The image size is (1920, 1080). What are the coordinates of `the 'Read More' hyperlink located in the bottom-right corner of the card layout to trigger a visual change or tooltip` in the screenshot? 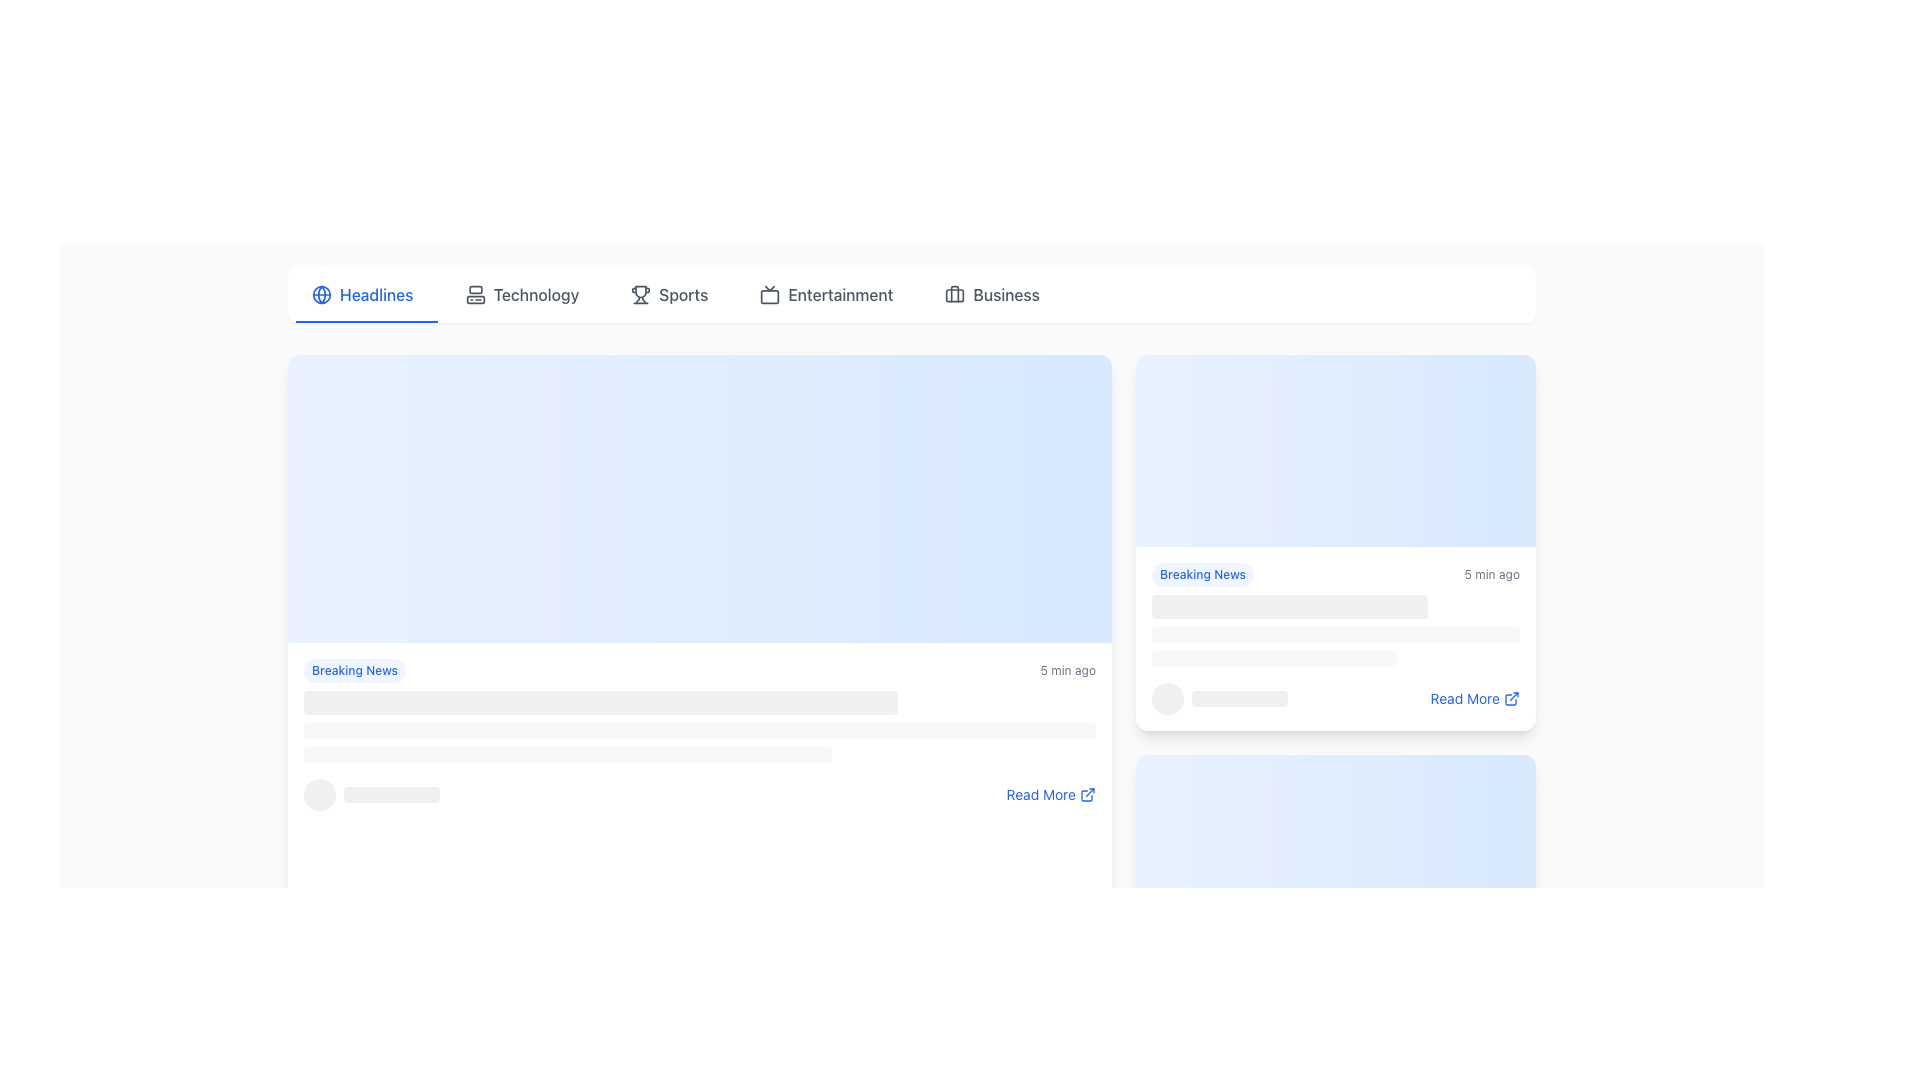 It's located at (1475, 697).